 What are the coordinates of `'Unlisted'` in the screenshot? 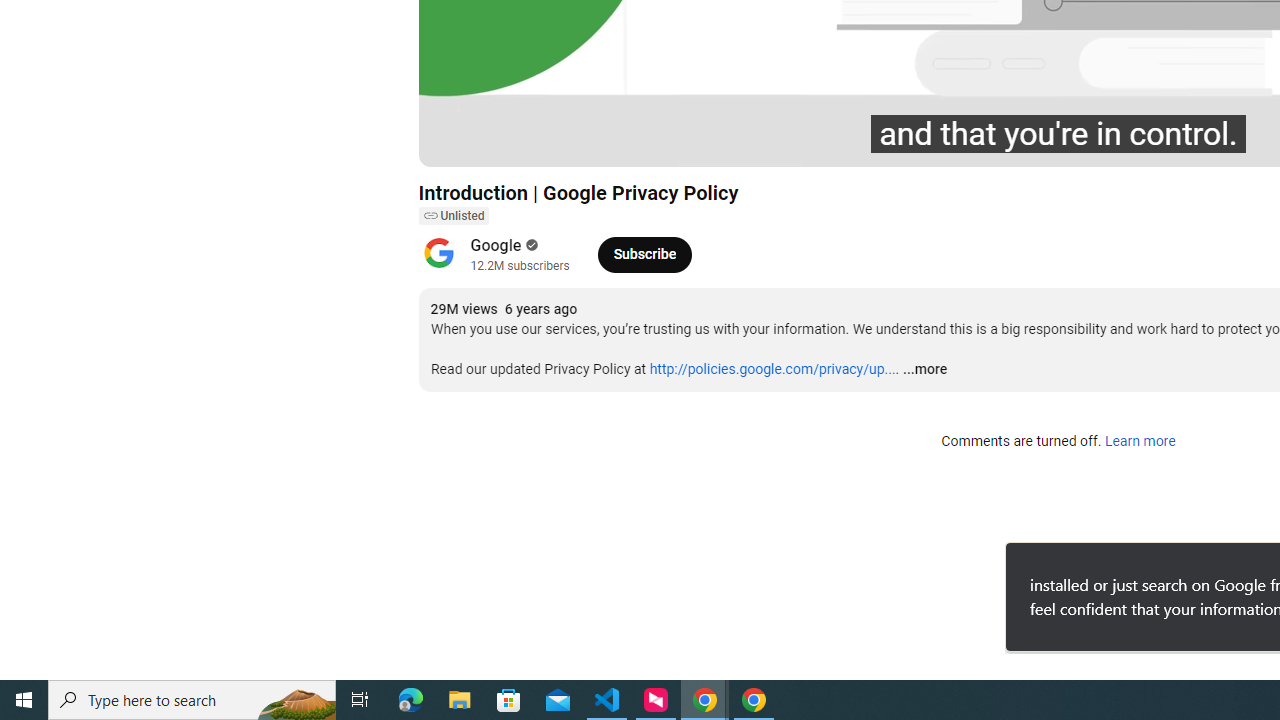 It's located at (452, 216).